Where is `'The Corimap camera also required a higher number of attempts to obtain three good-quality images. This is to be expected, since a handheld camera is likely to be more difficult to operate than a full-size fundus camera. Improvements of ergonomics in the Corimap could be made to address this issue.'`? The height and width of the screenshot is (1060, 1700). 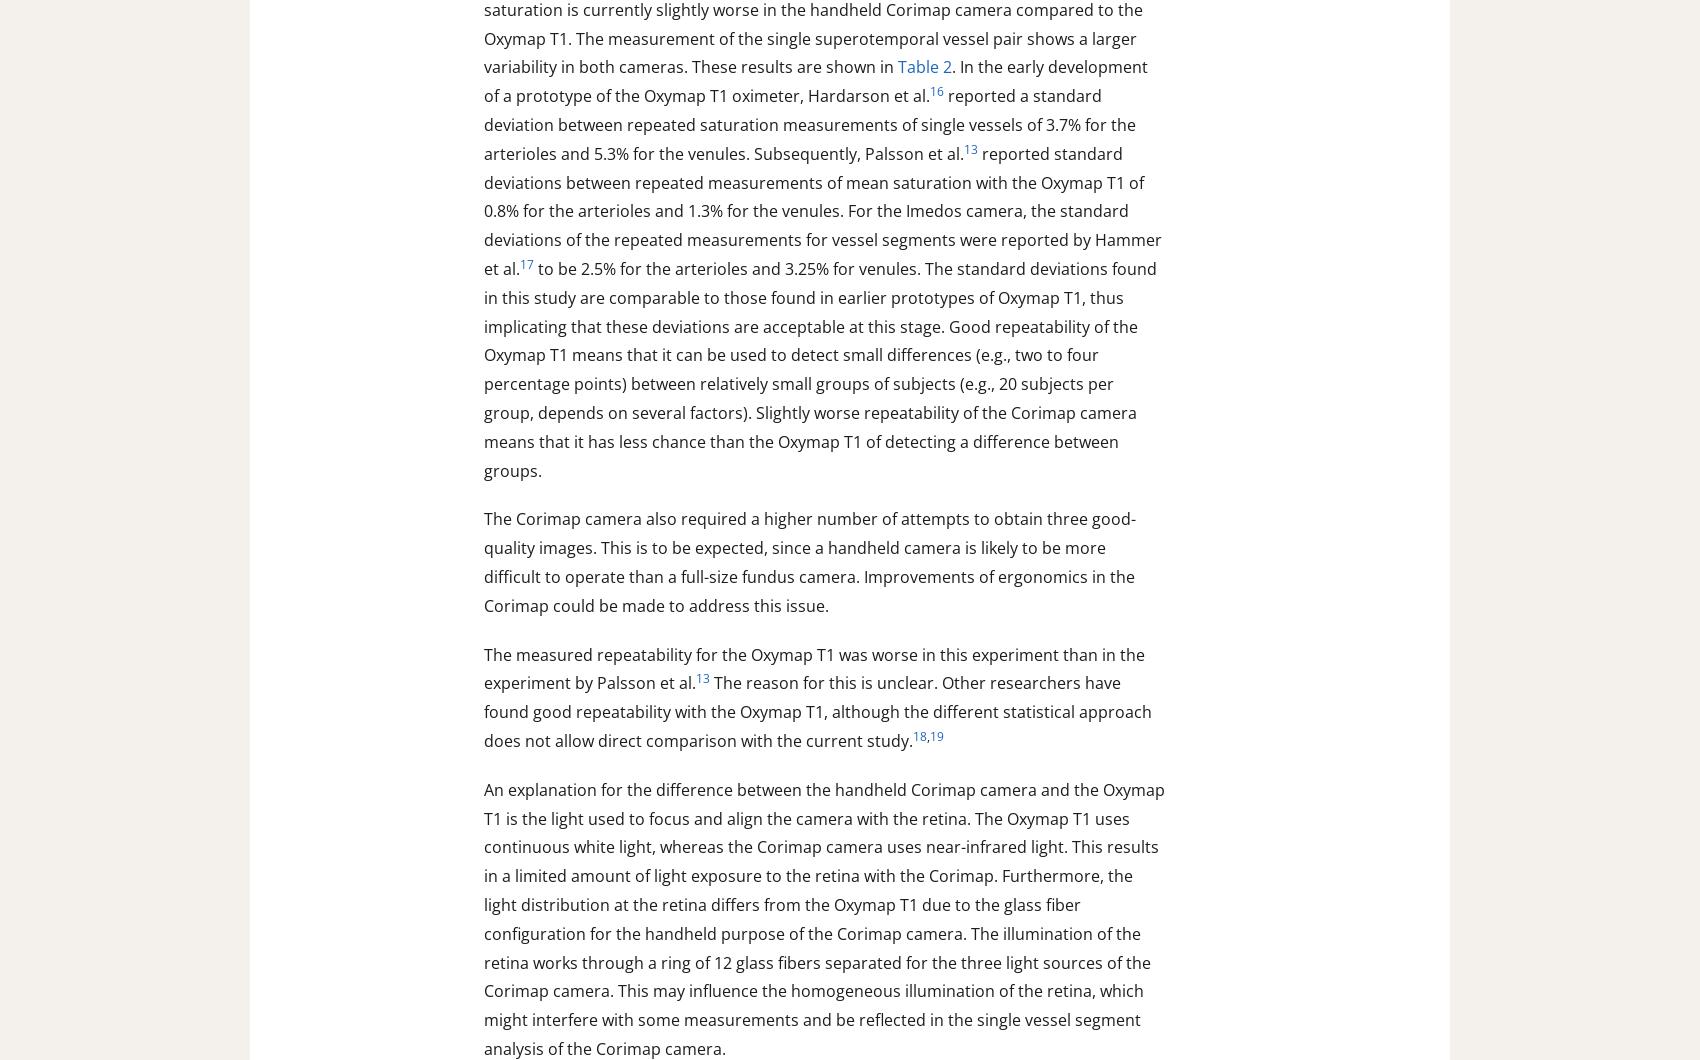 'The Corimap camera also required a higher number of attempts to obtain three good-quality images. This is to be expected, since a handheld camera is likely to be more difficult to operate than a full-size fundus camera. Improvements of ergonomics in the Corimap could be made to address this issue.' is located at coordinates (809, 562).